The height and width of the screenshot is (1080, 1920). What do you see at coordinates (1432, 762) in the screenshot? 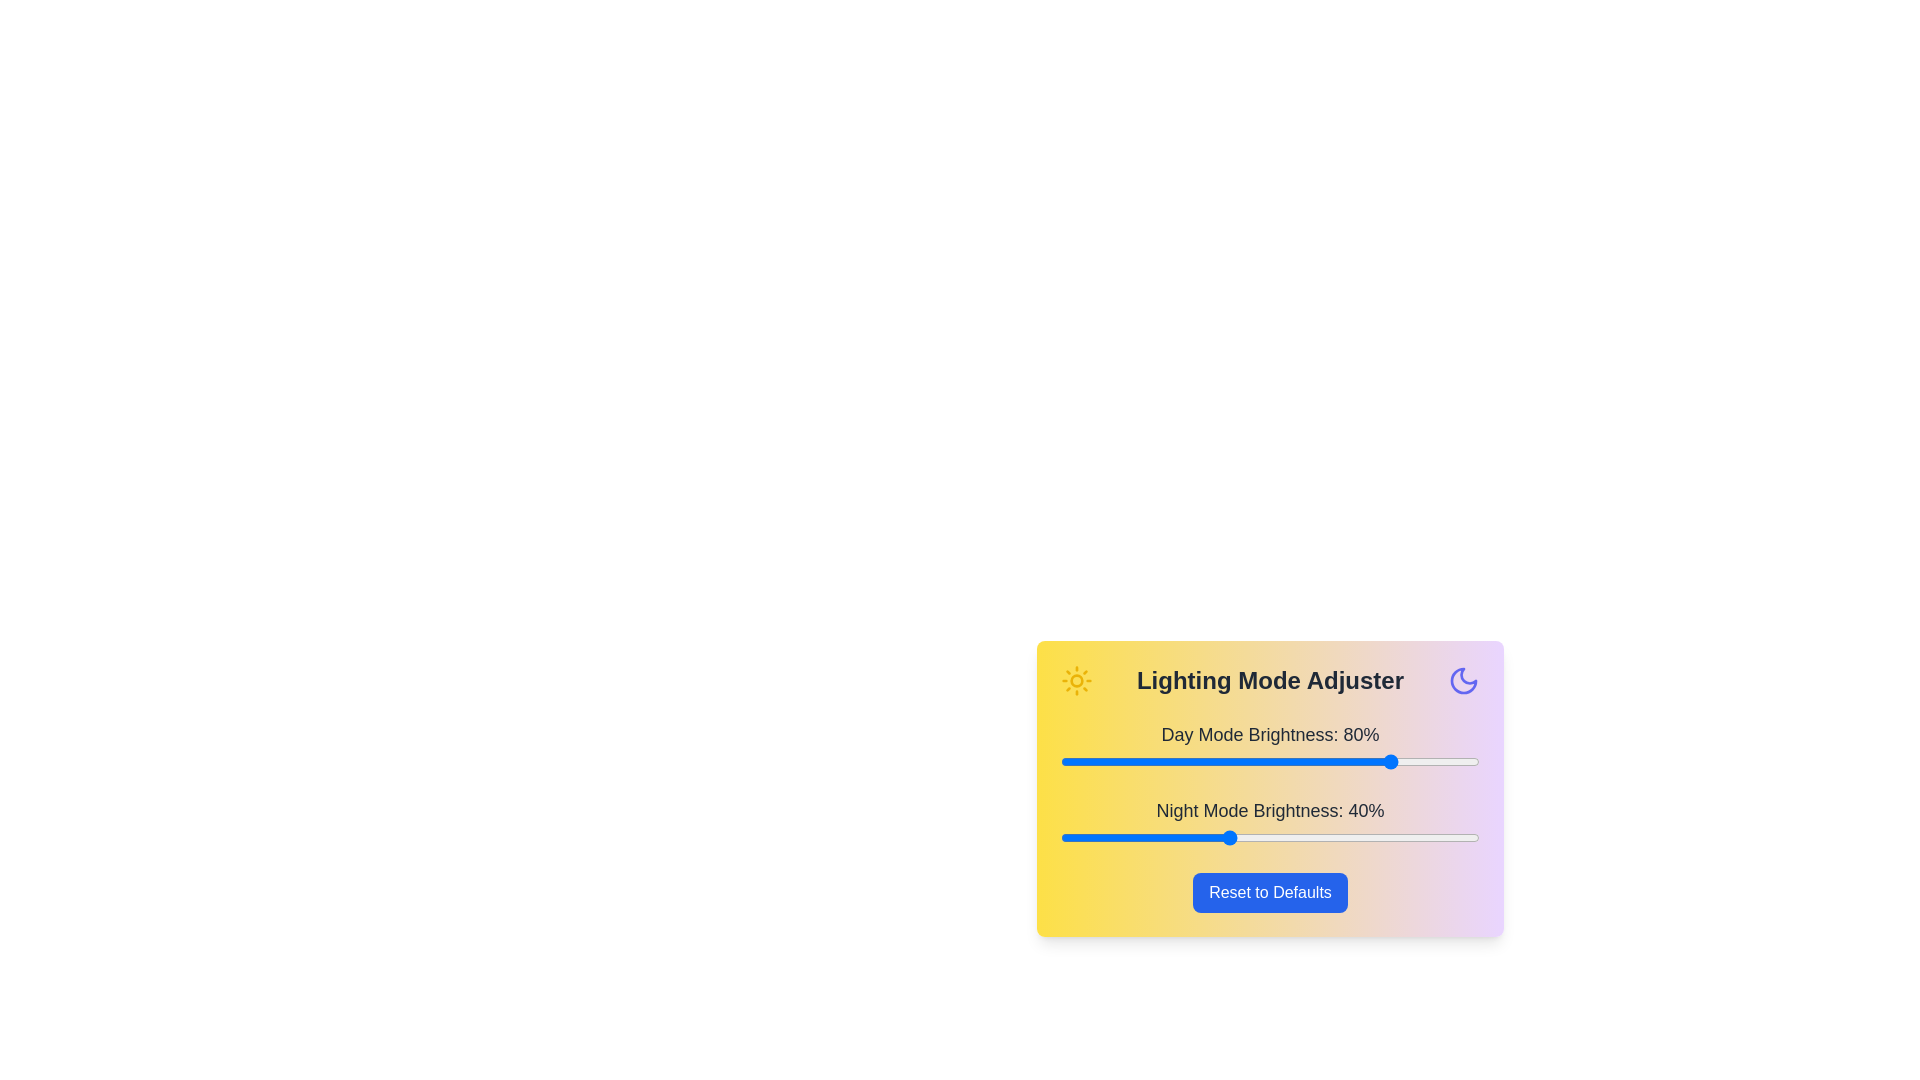
I see `the day mode brightness slider to 89%` at bounding box center [1432, 762].